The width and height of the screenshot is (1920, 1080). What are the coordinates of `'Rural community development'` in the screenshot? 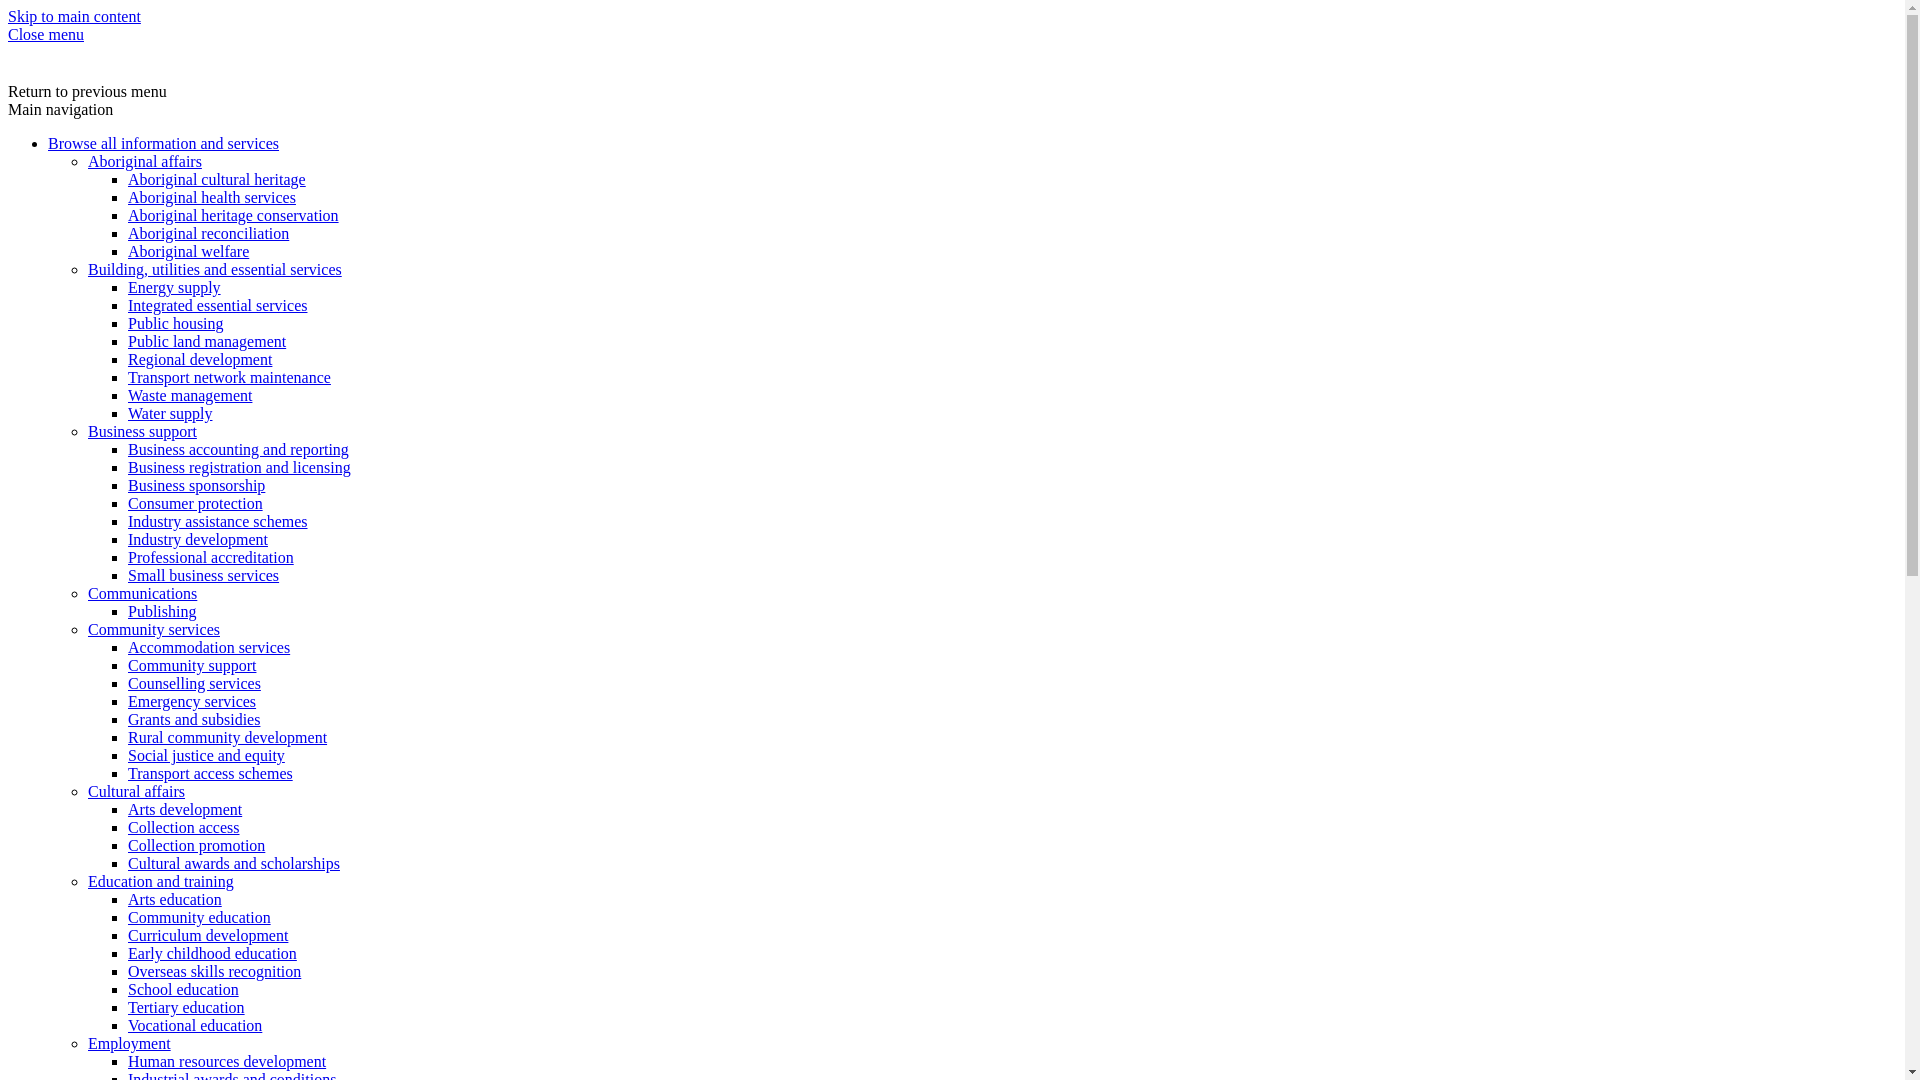 It's located at (227, 737).